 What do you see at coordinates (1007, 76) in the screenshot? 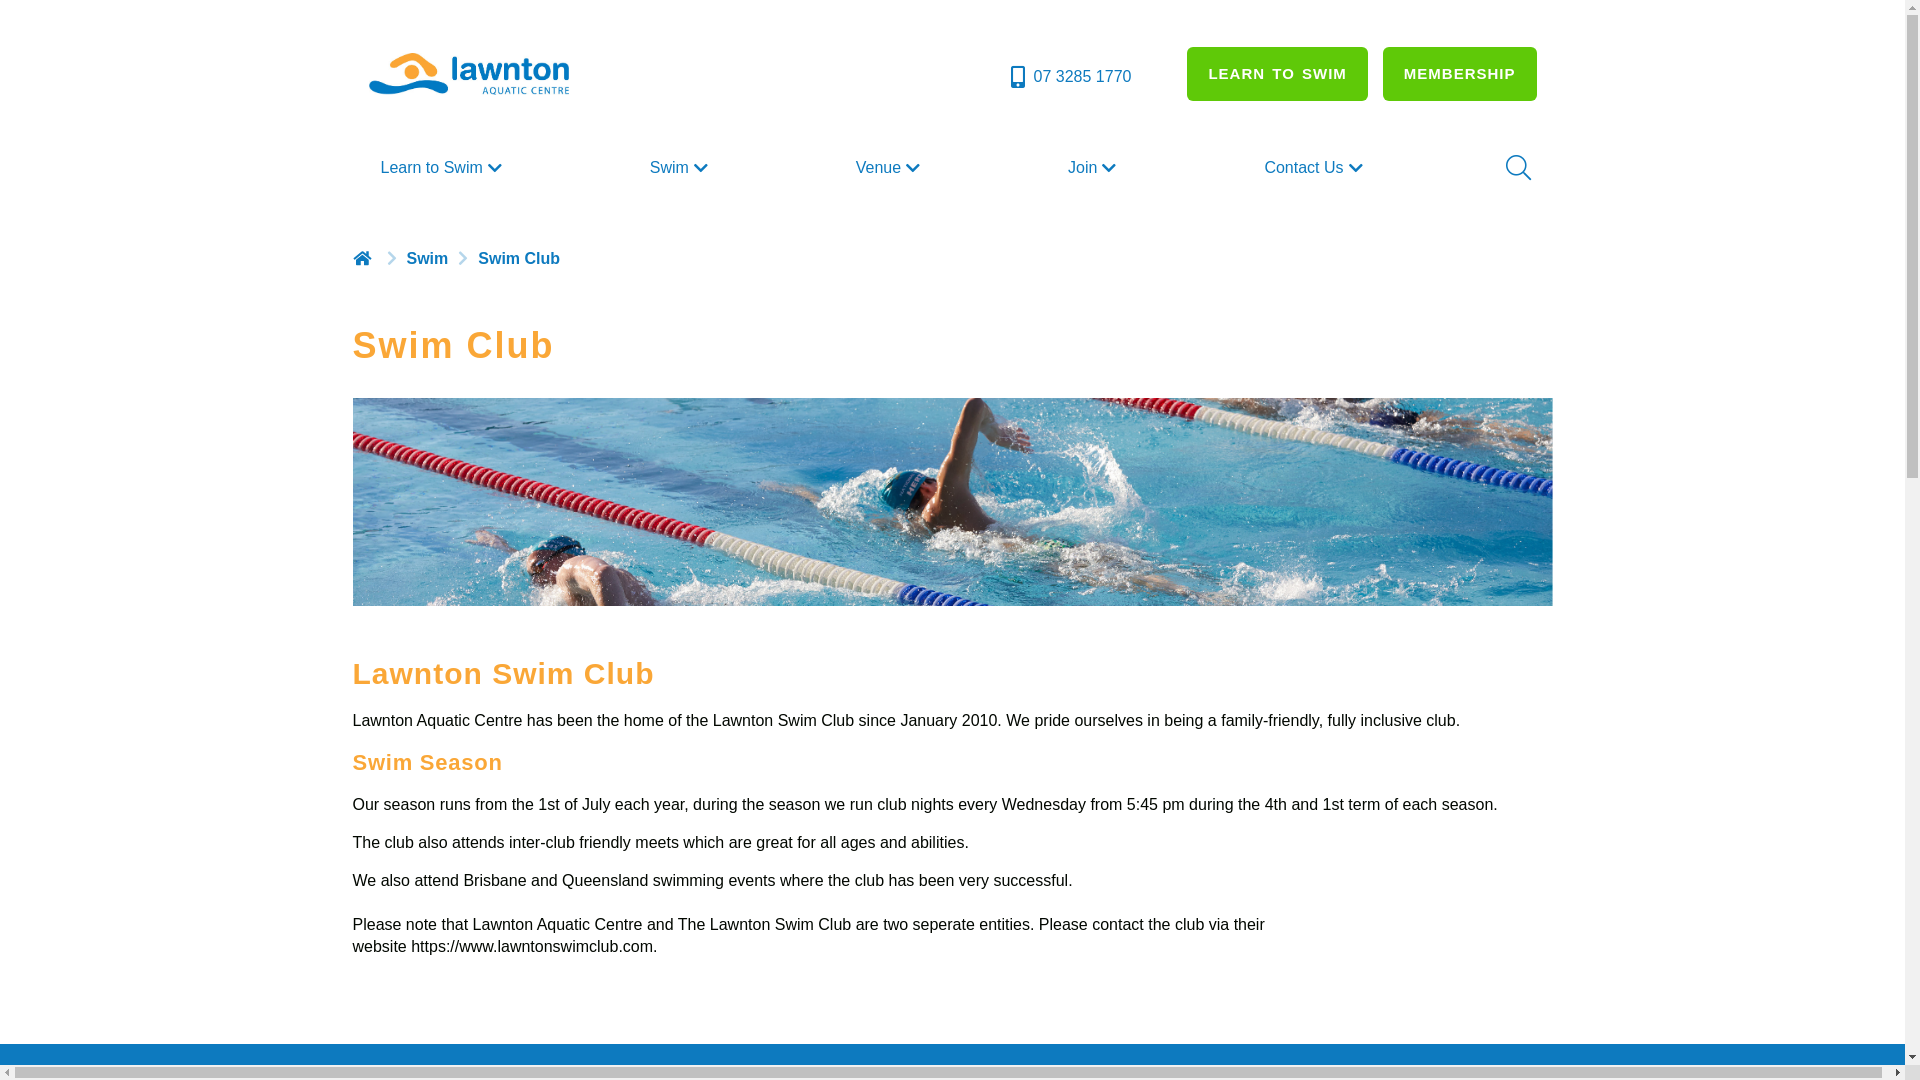
I see `'07 3285 1770'` at bounding box center [1007, 76].